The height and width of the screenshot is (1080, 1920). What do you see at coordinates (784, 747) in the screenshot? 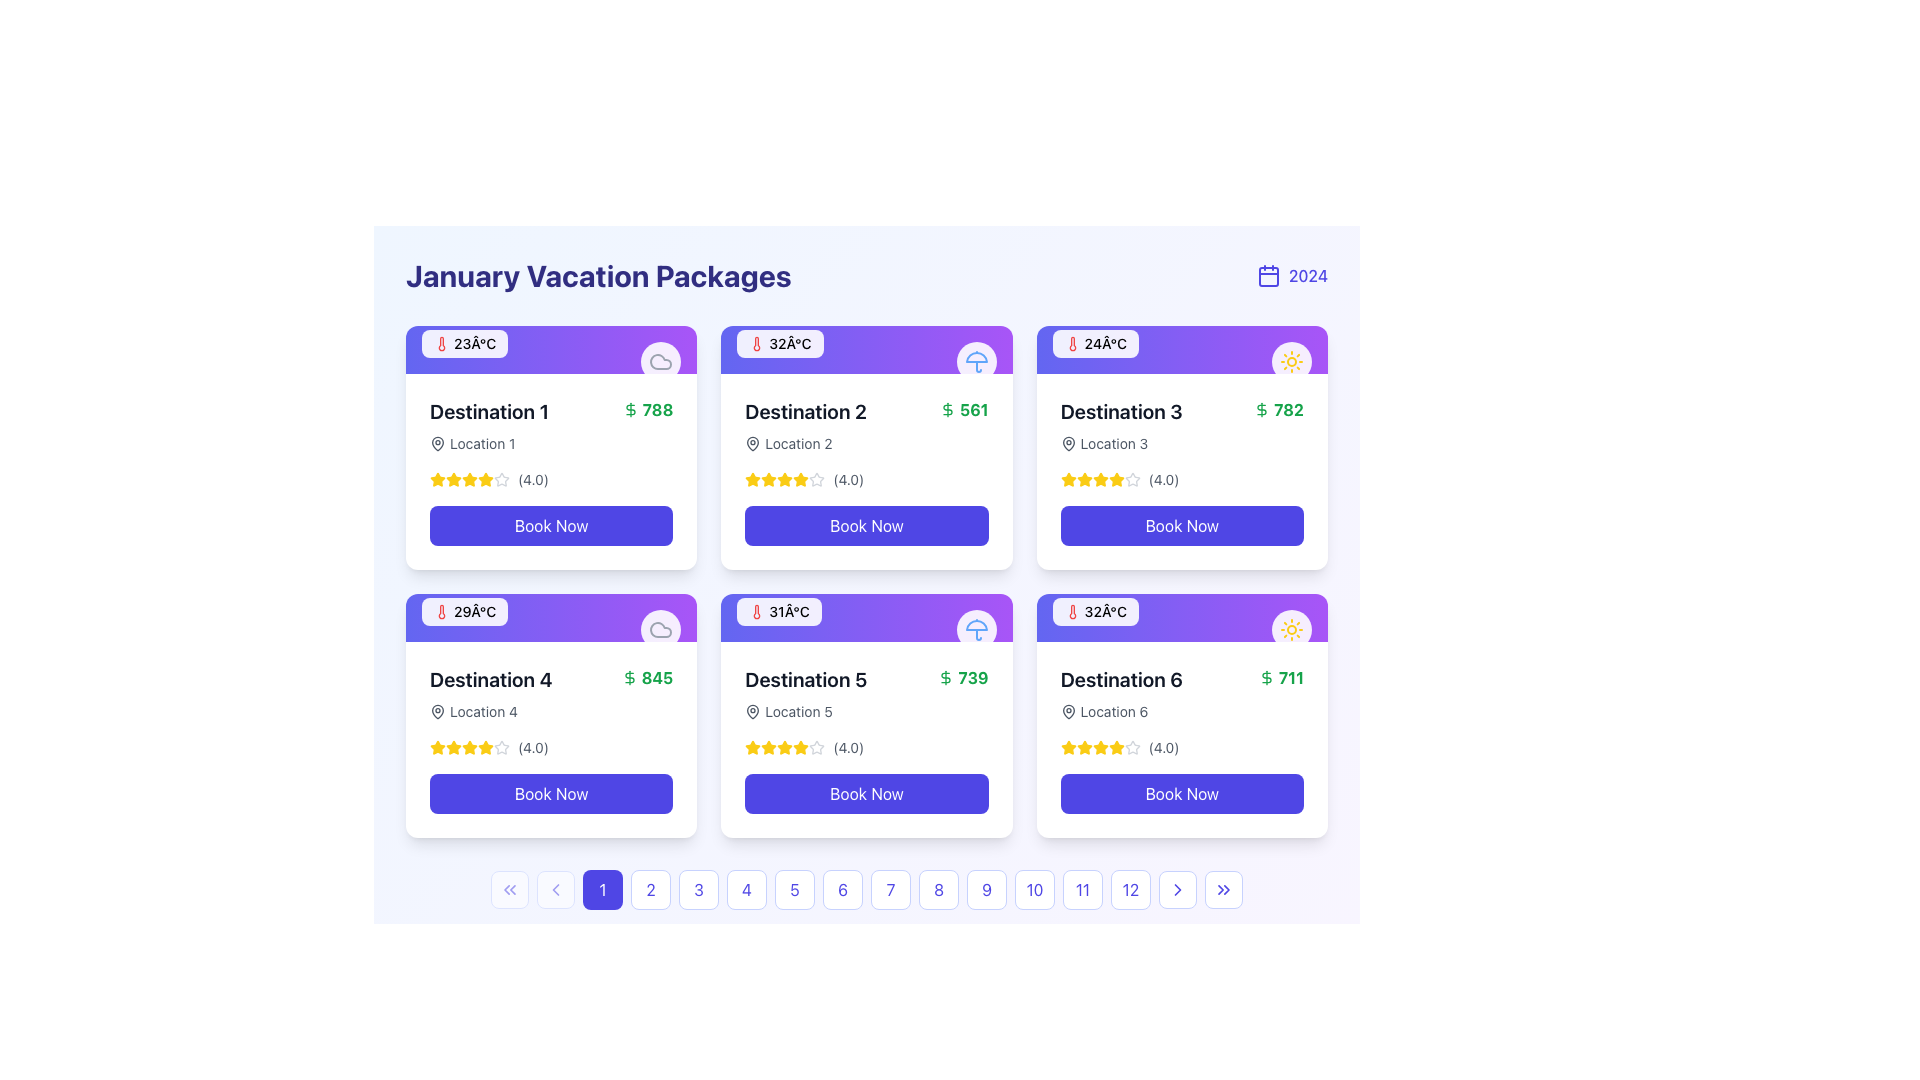
I see `the third star in the rating system located in the 'Destination 5' card to update the rating` at bounding box center [784, 747].